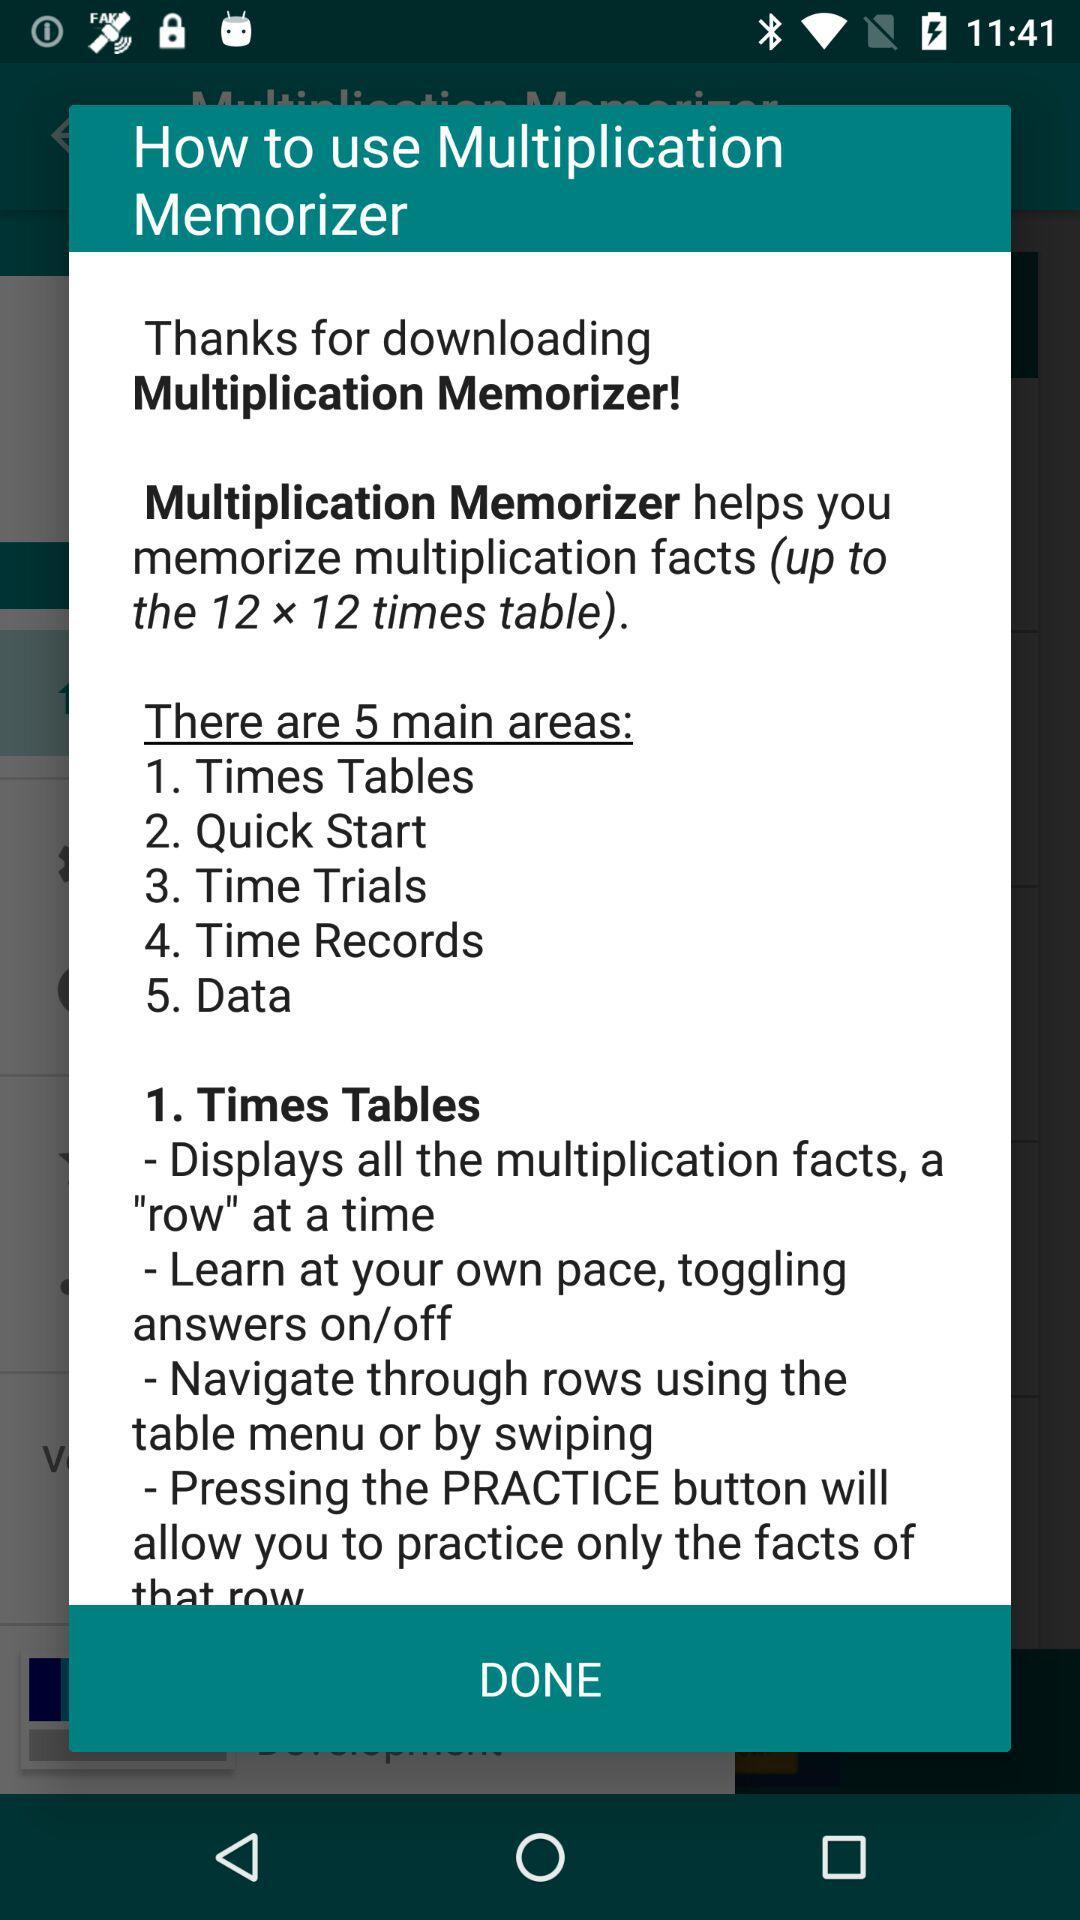 The width and height of the screenshot is (1080, 1920). What do you see at coordinates (540, 1678) in the screenshot?
I see `the done` at bounding box center [540, 1678].